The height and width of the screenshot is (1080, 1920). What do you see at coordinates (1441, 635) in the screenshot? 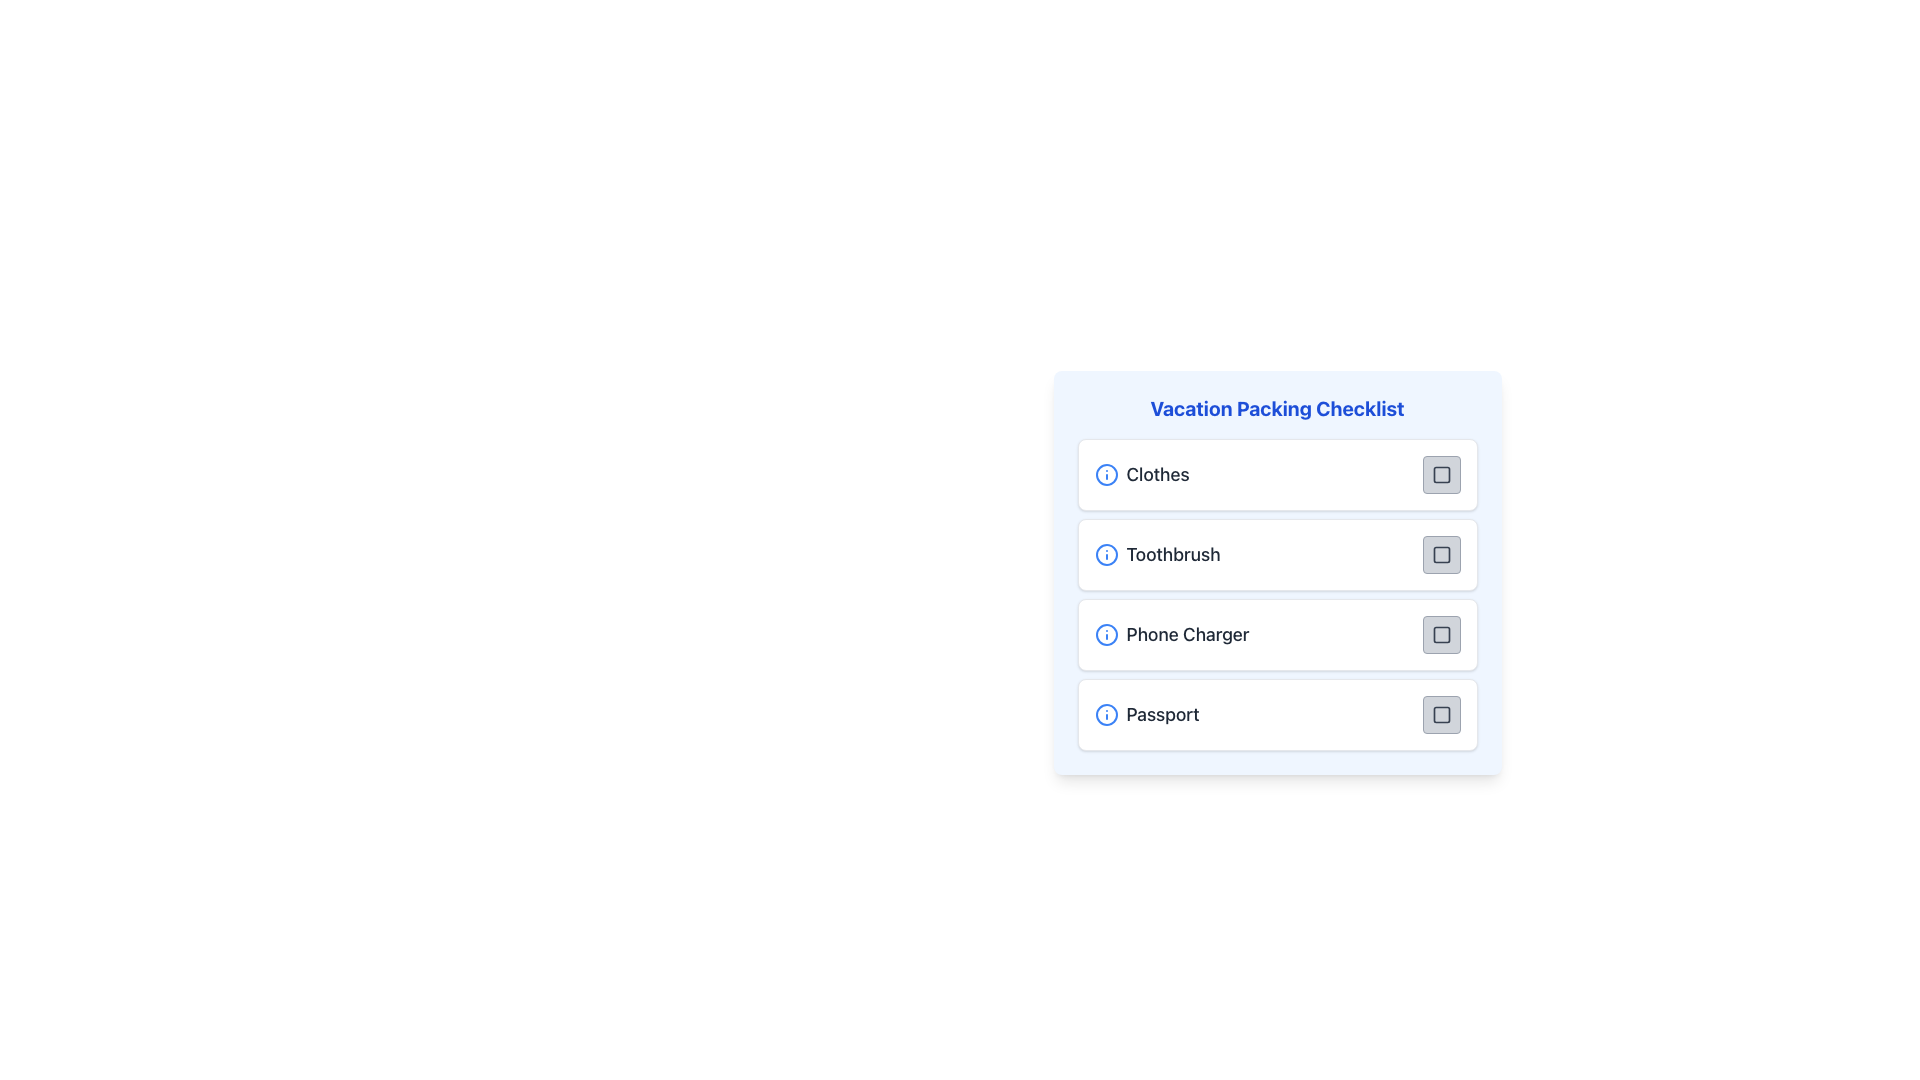
I see `the checkbox next to the 'Phone Charger' entry in the checklist` at bounding box center [1441, 635].